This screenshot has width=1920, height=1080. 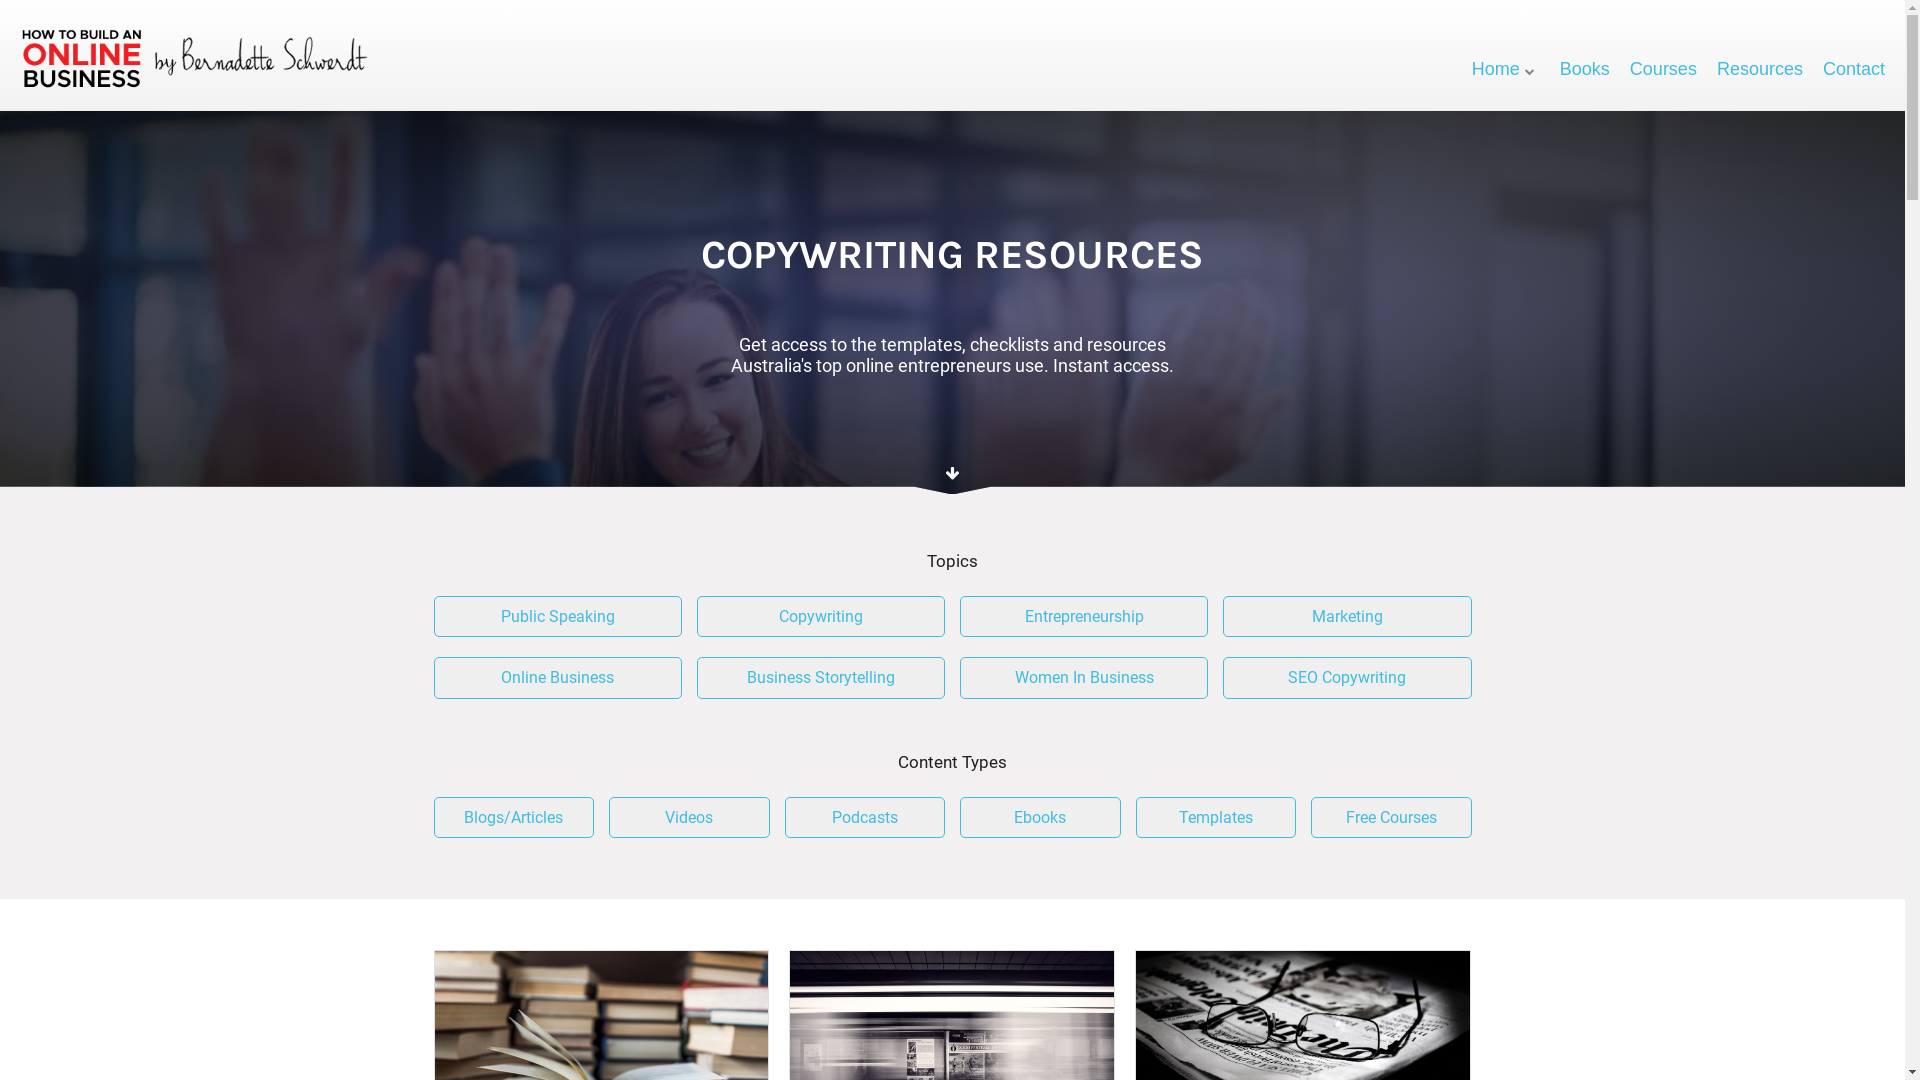 I want to click on 'Contact', so click(x=1823, y=68).